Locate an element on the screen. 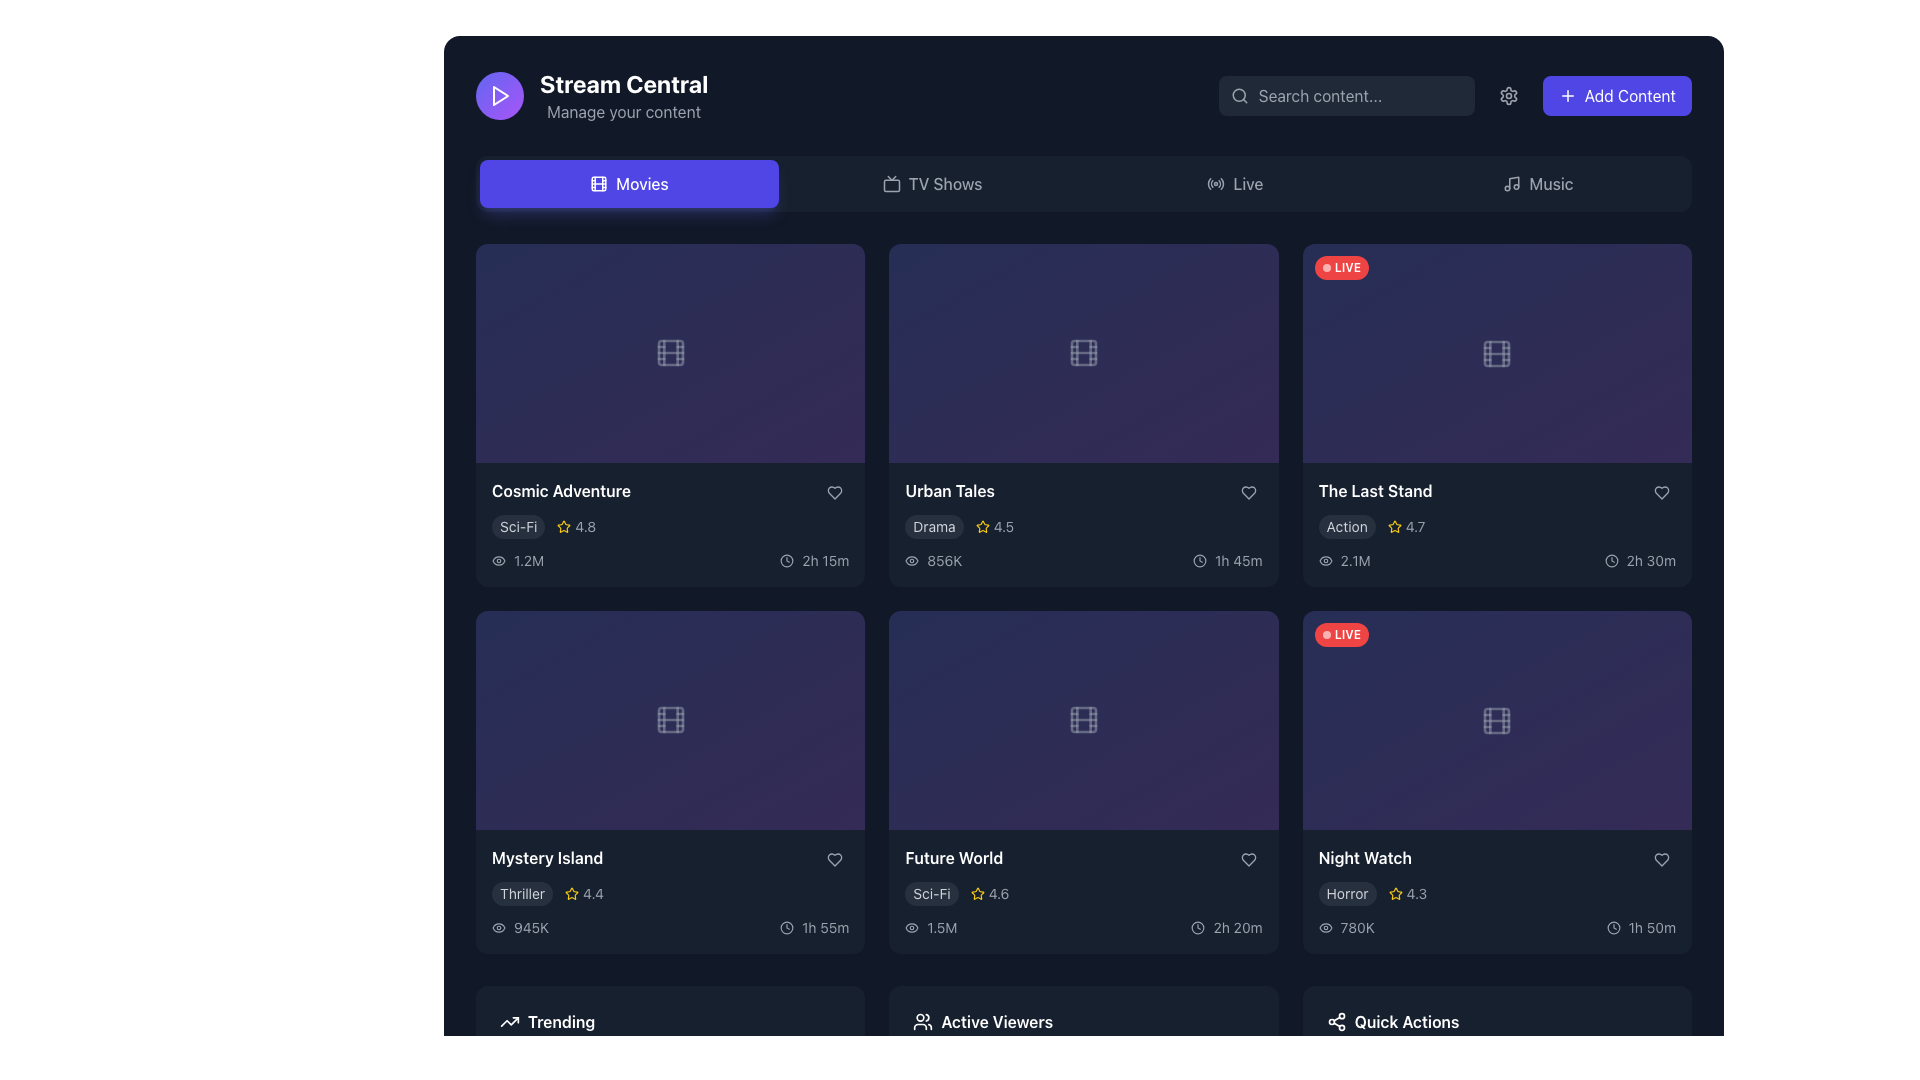 This screenshot has width=1920, height=1080. the clock icon representing the duration of the movie, which is located in the bottom row of the second column in the grid of movie entries is located at coordinates (786, 927).